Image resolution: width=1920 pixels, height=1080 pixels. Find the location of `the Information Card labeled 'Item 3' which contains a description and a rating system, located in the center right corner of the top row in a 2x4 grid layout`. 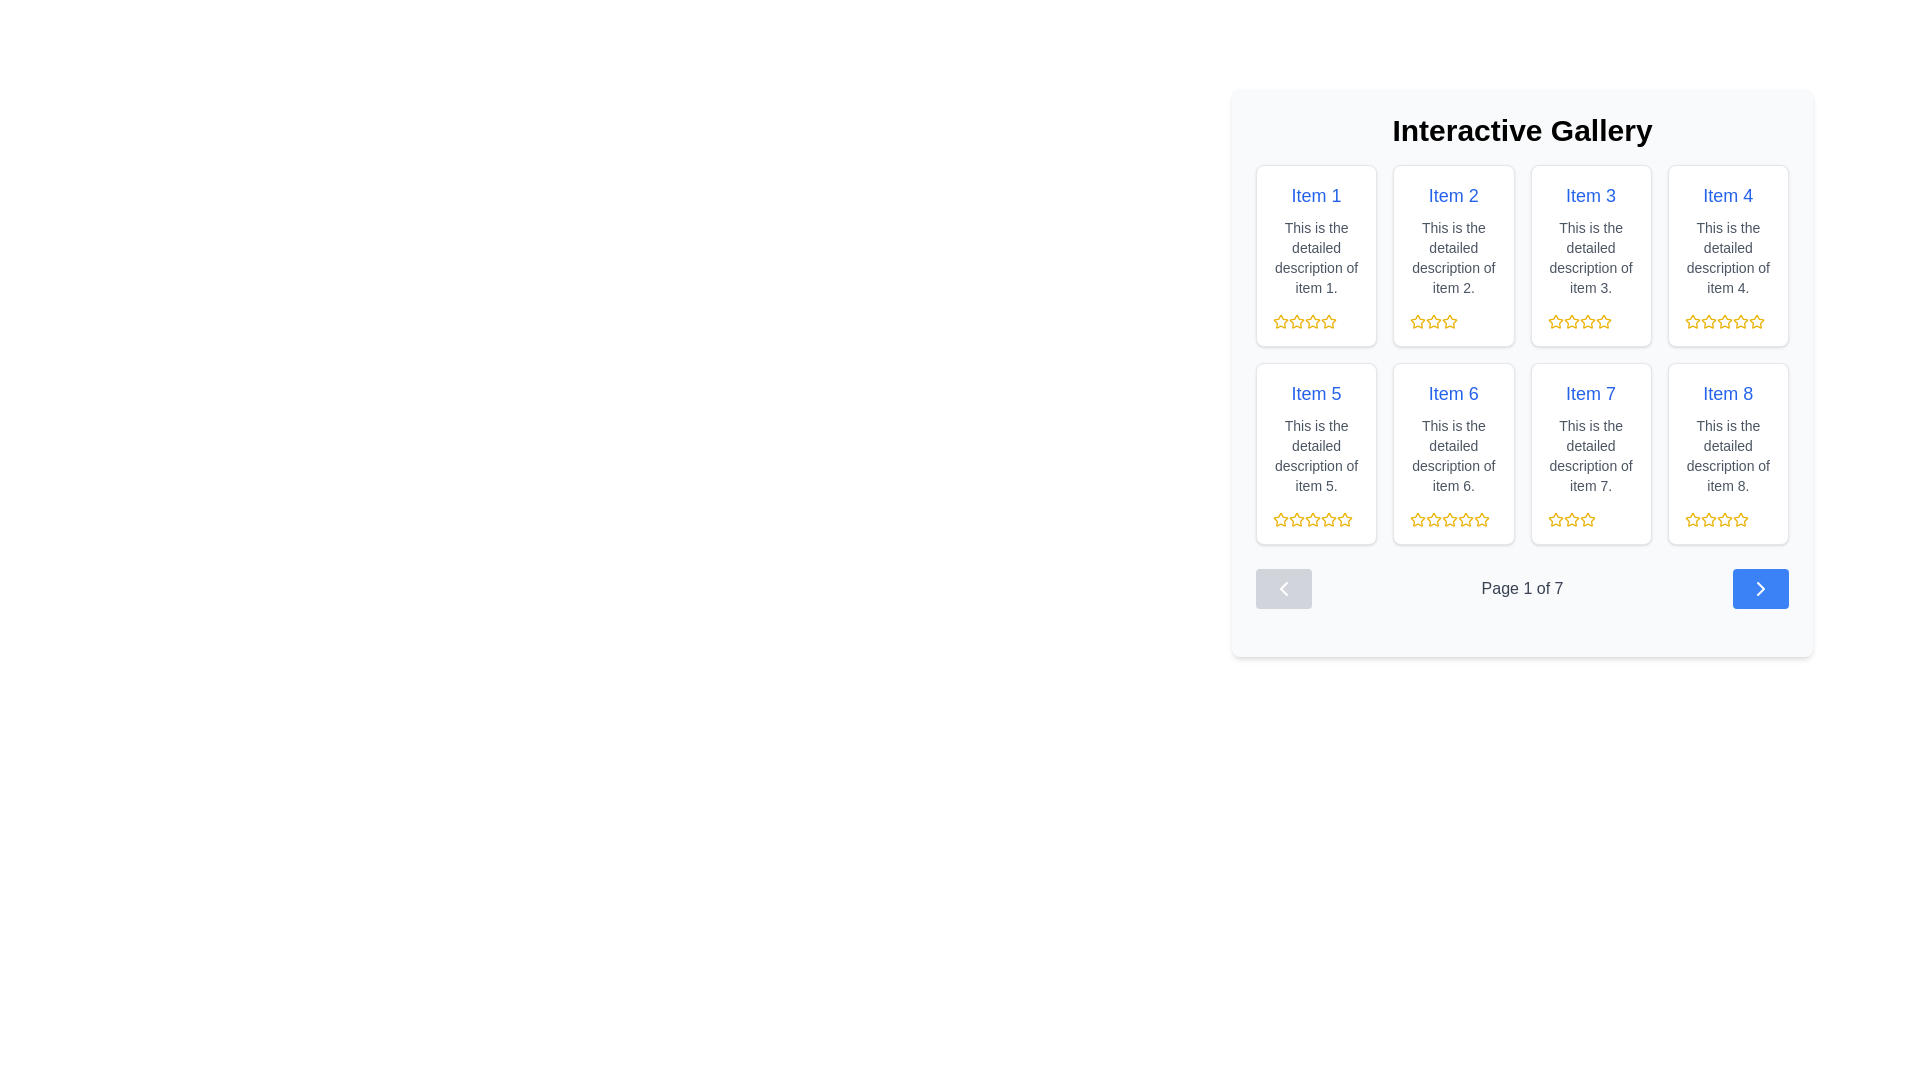

the Information Card labeled 'Item 3' which contains a description and a rating system, located in the center right corner of the top row in a 2x4 grid layout is located at coordinates (1590, 254).